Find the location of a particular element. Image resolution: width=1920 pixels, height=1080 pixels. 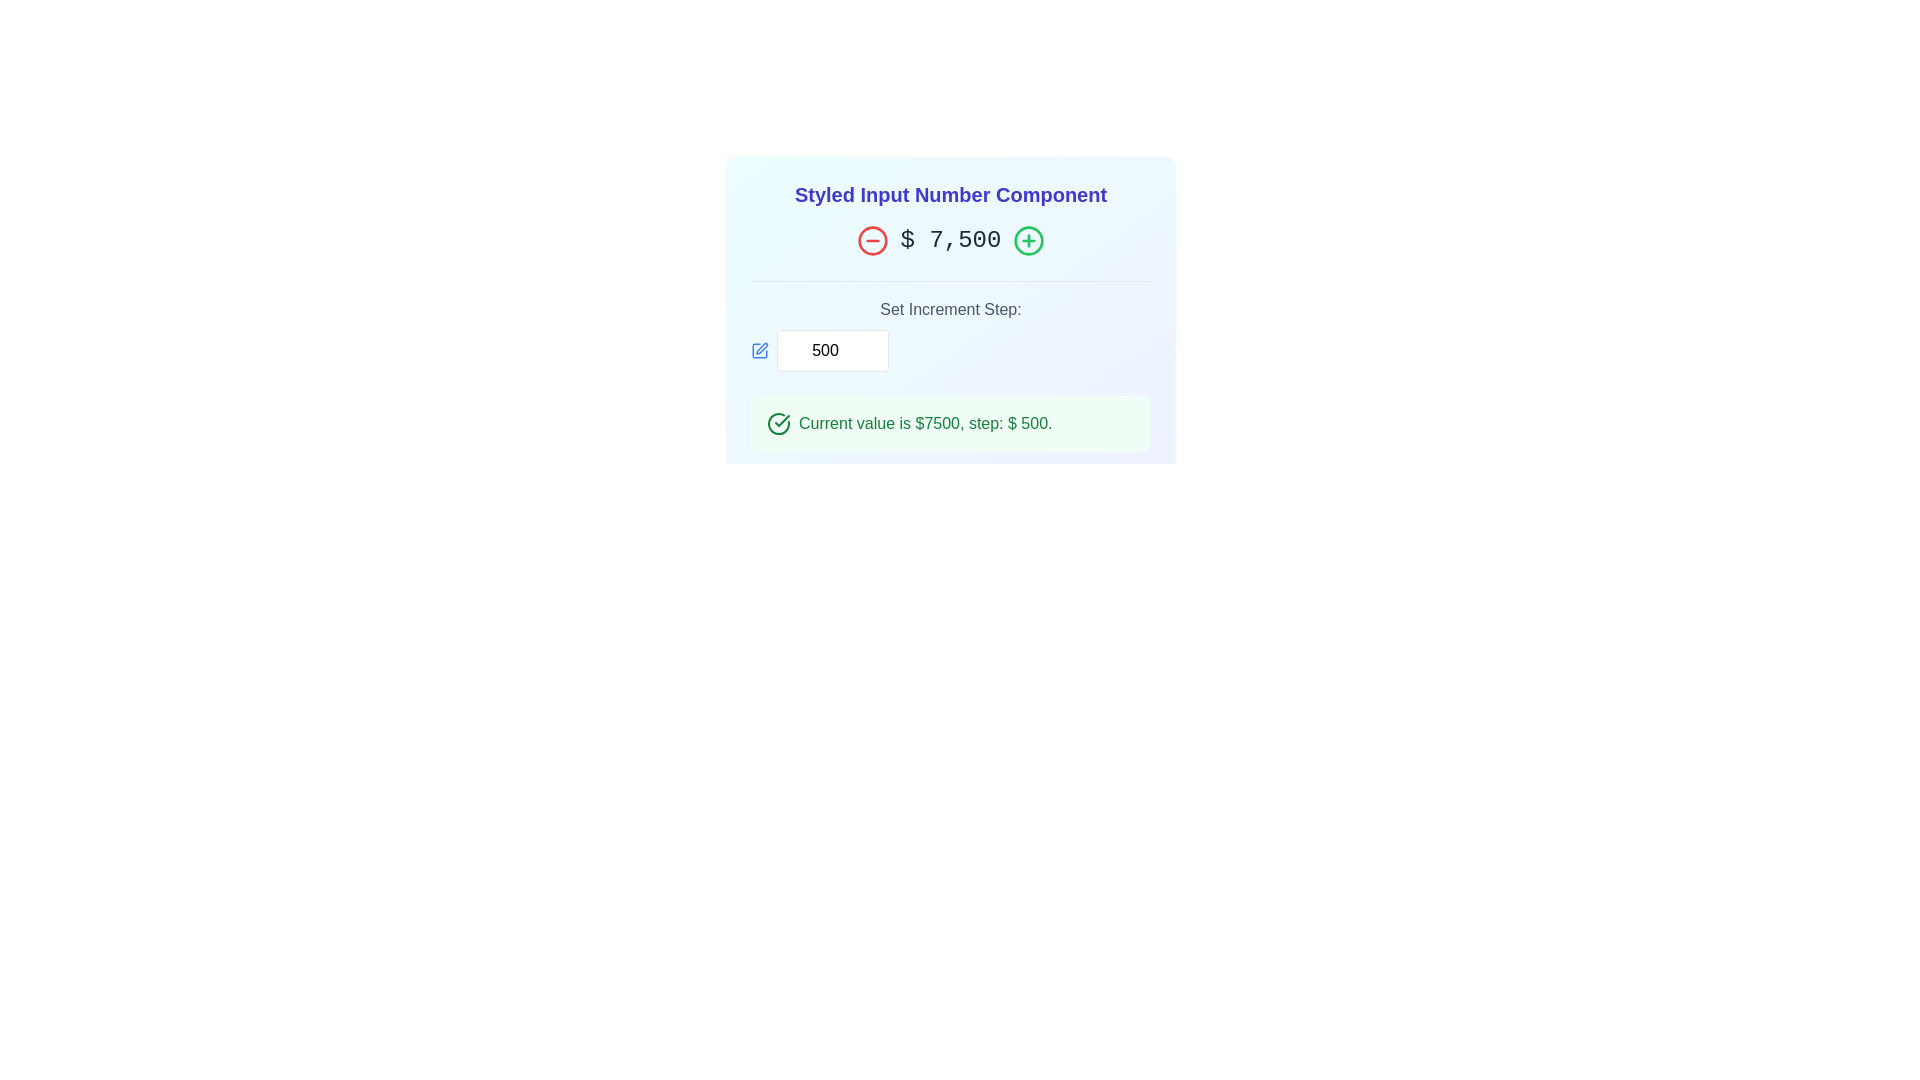

the icon button located to the left of the number input field is located at coordinates (758, 350).